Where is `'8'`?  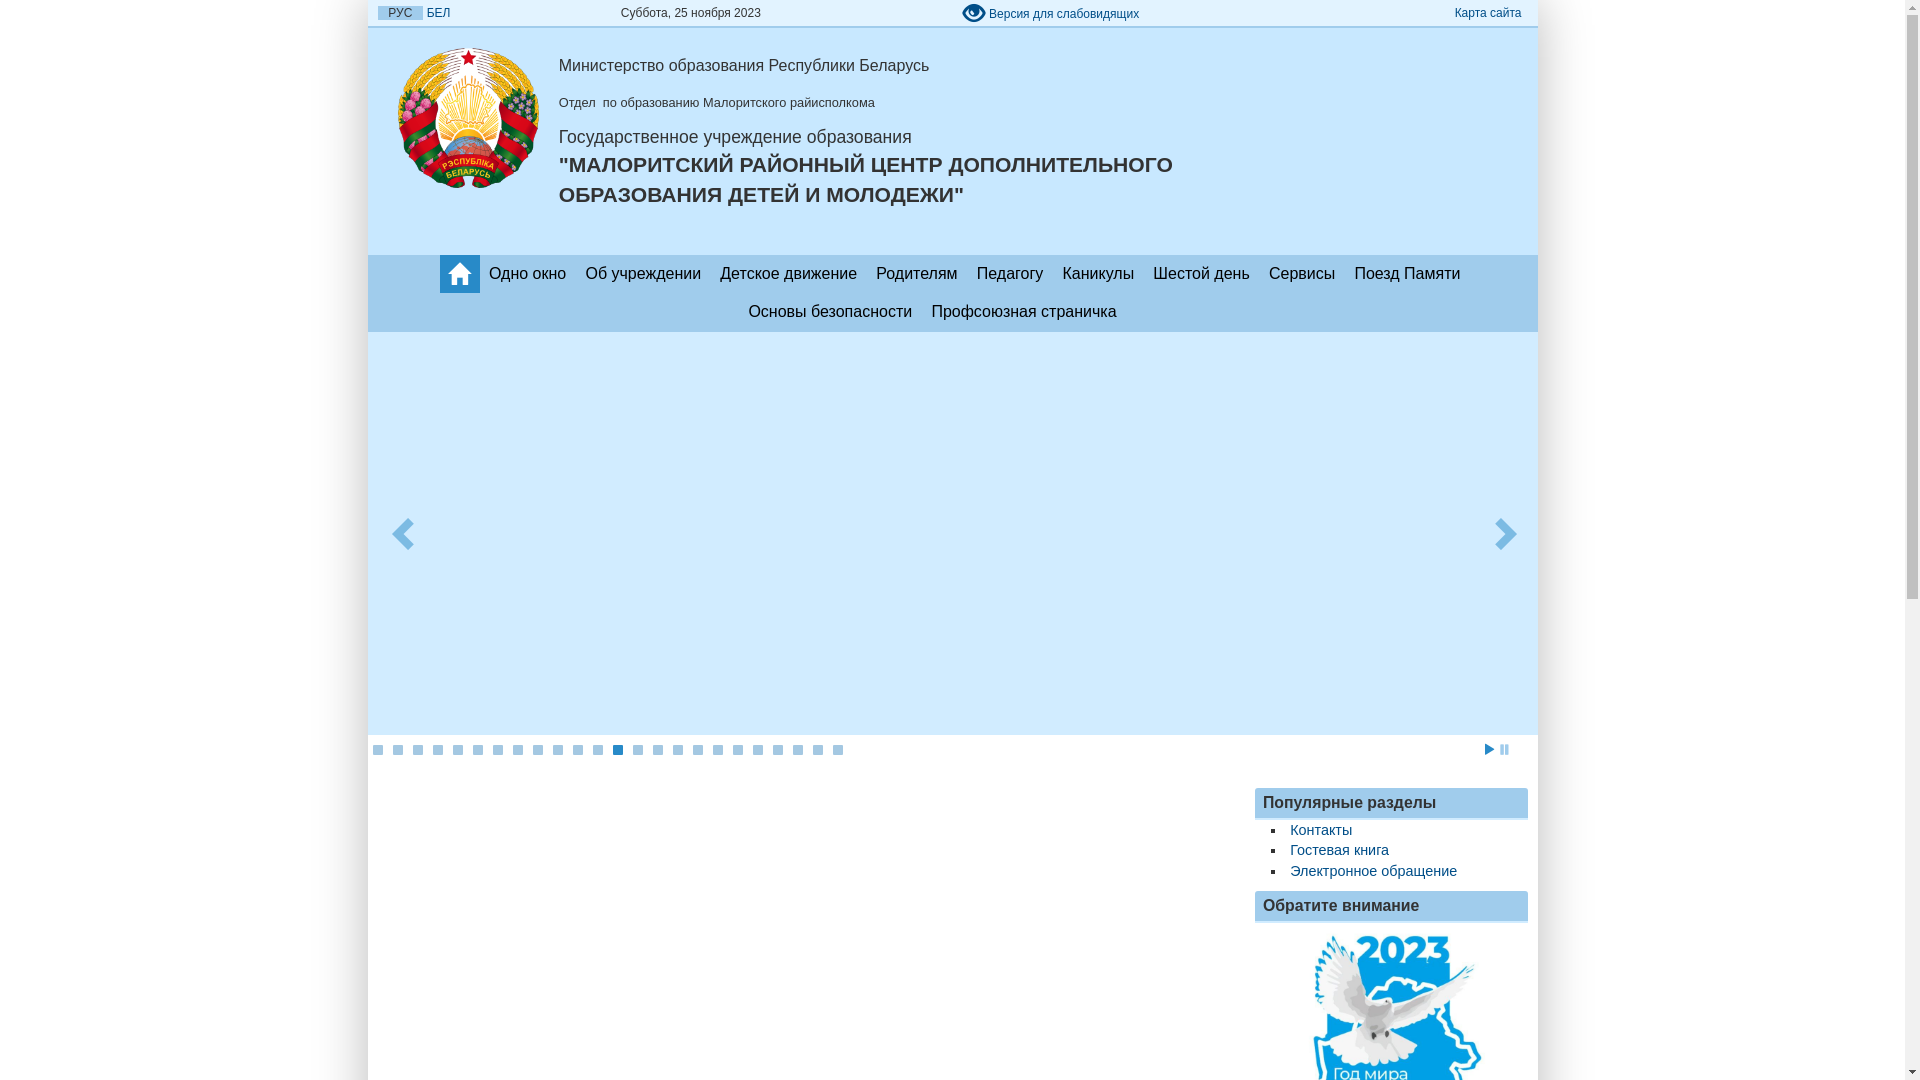 '8' is located at coordinates (517, 749).